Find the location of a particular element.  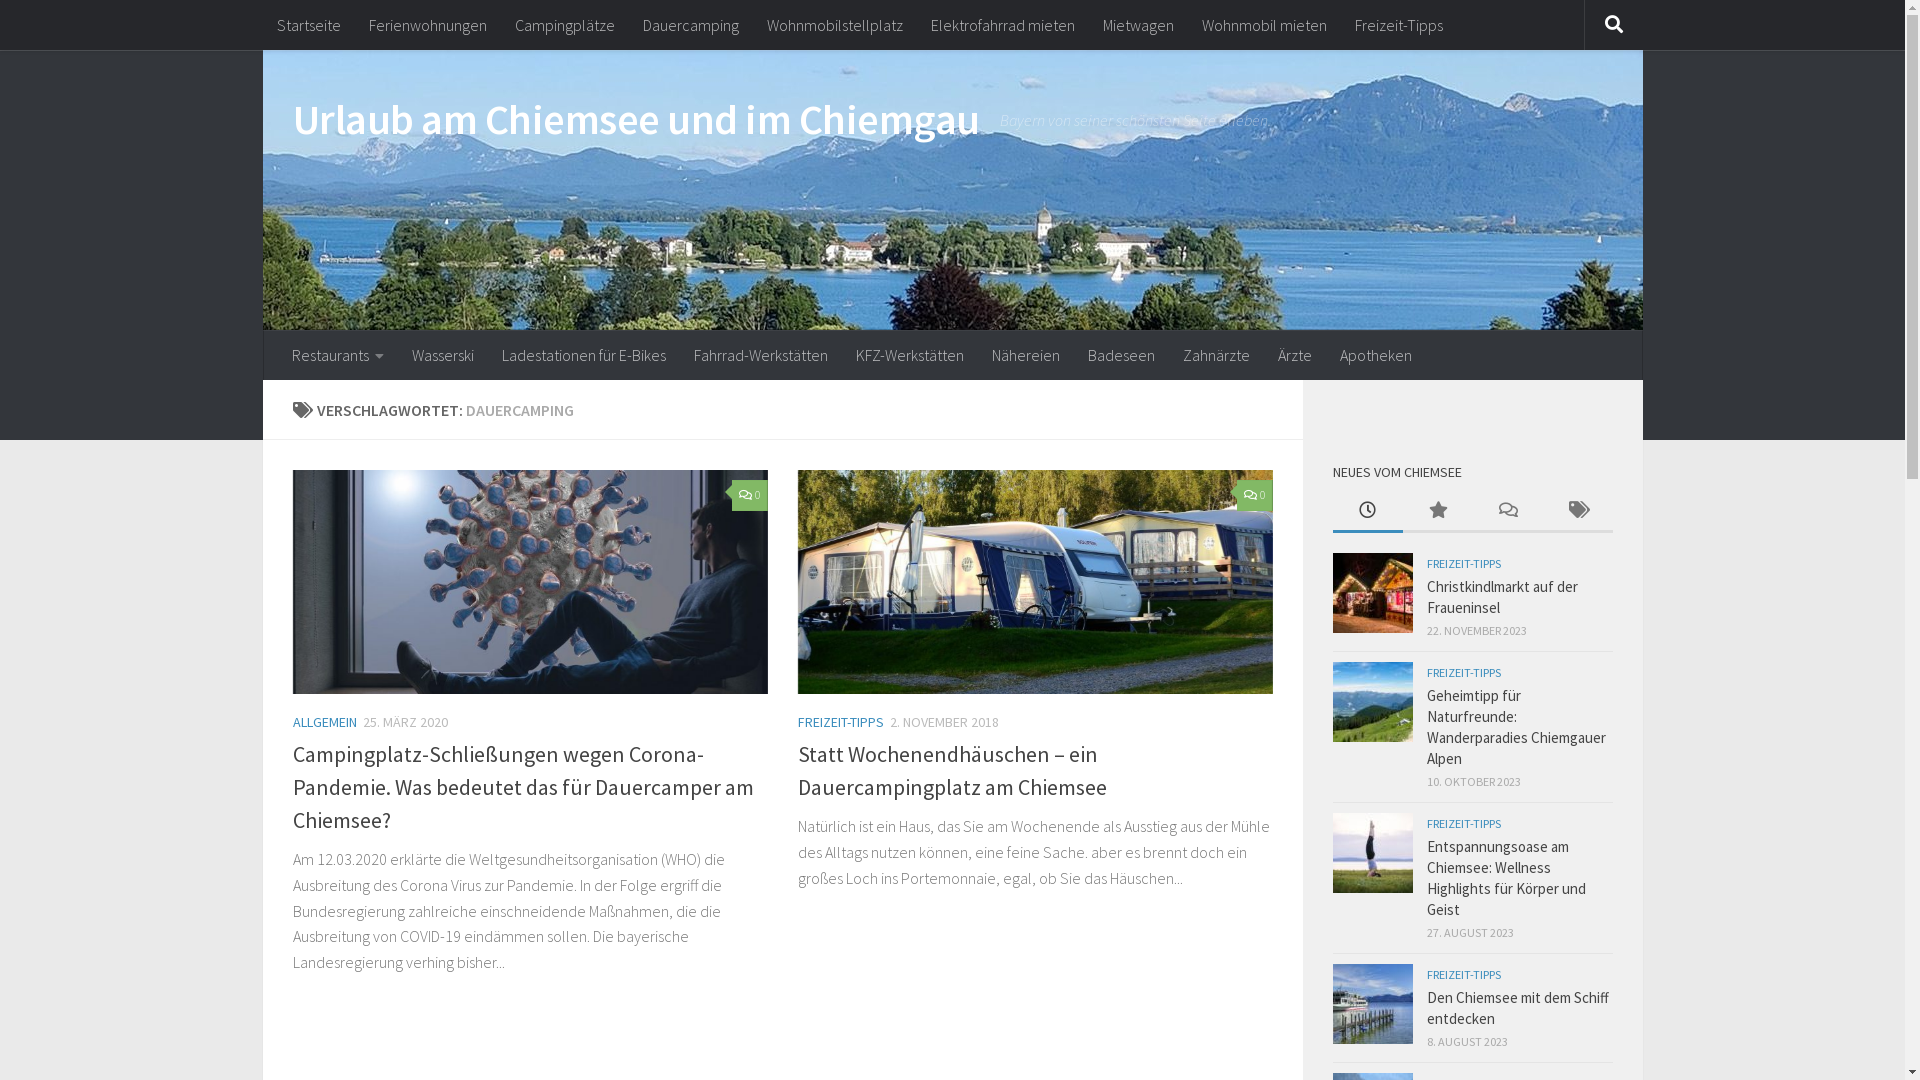

'Wohnmobil mieten' is located at coordinates (1263, 24).